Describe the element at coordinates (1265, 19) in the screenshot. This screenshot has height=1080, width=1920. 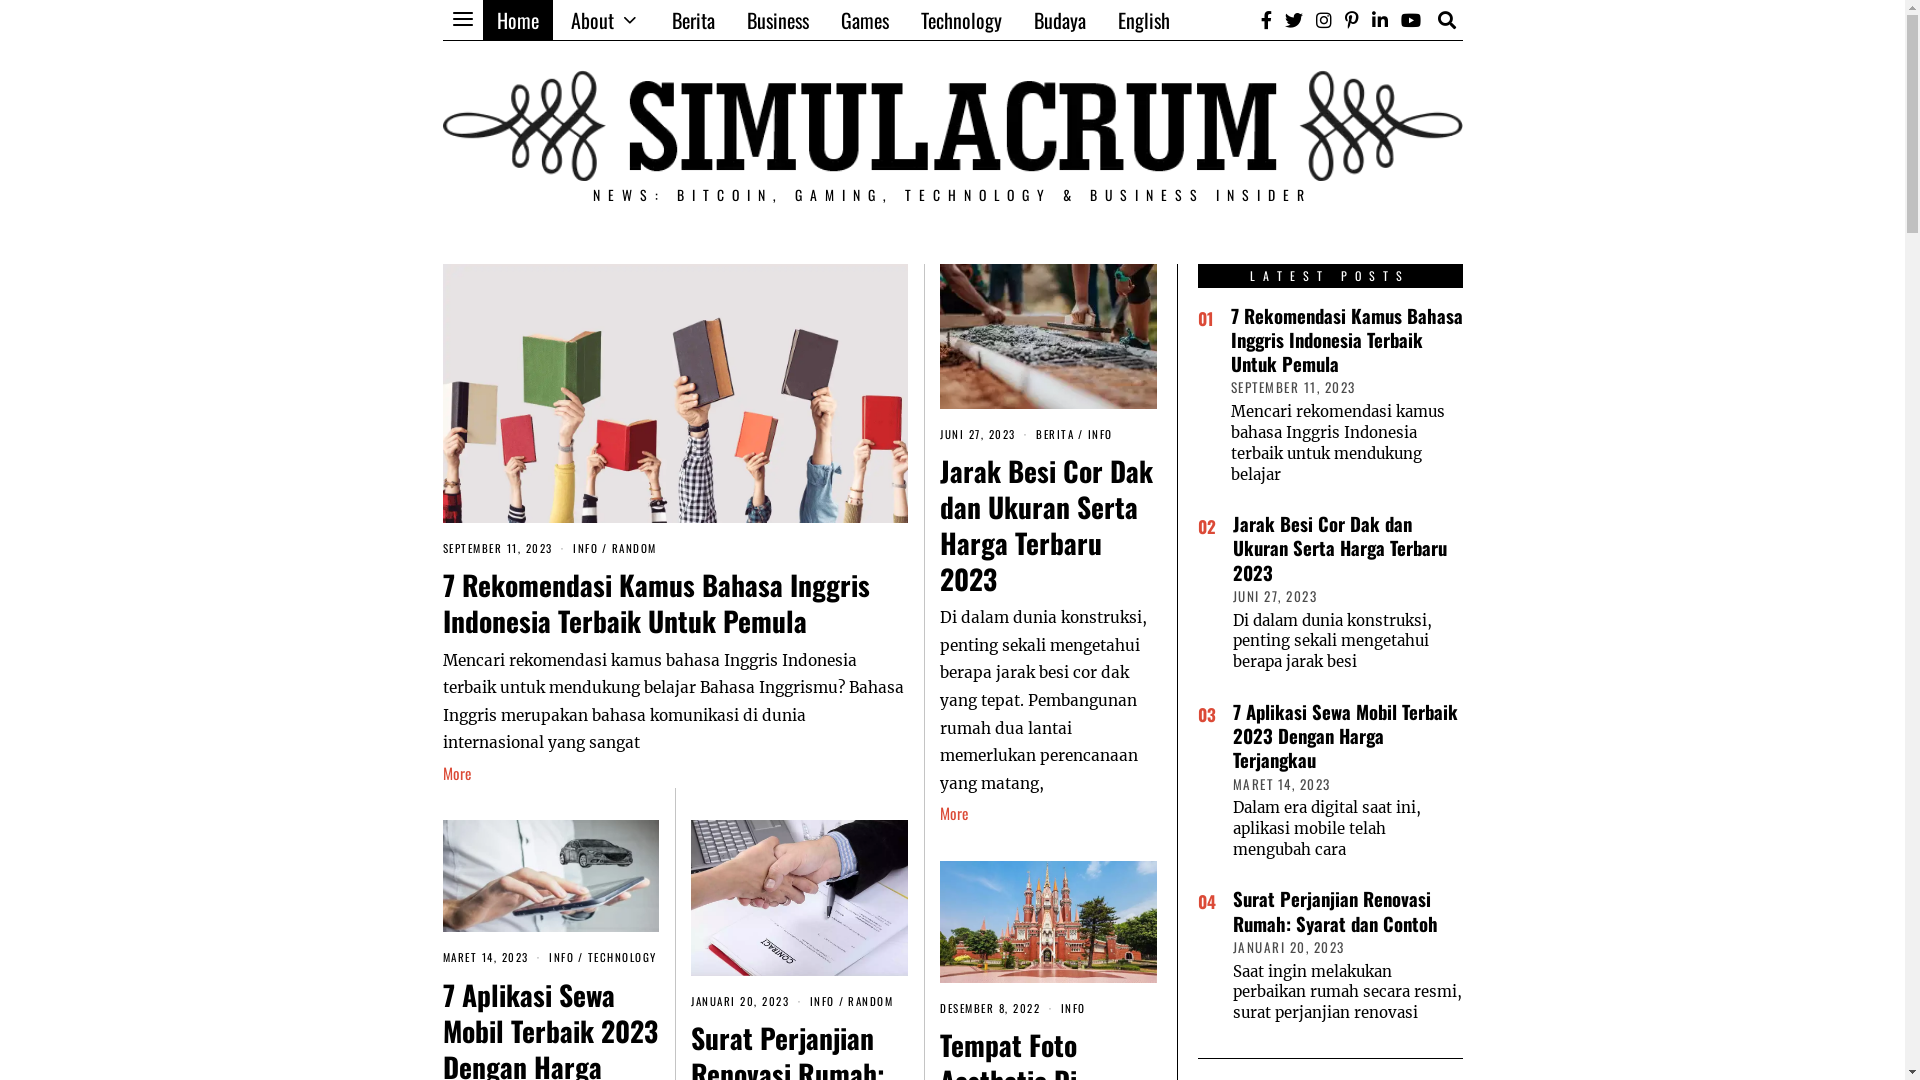
I see `'Facebook'` at that location.